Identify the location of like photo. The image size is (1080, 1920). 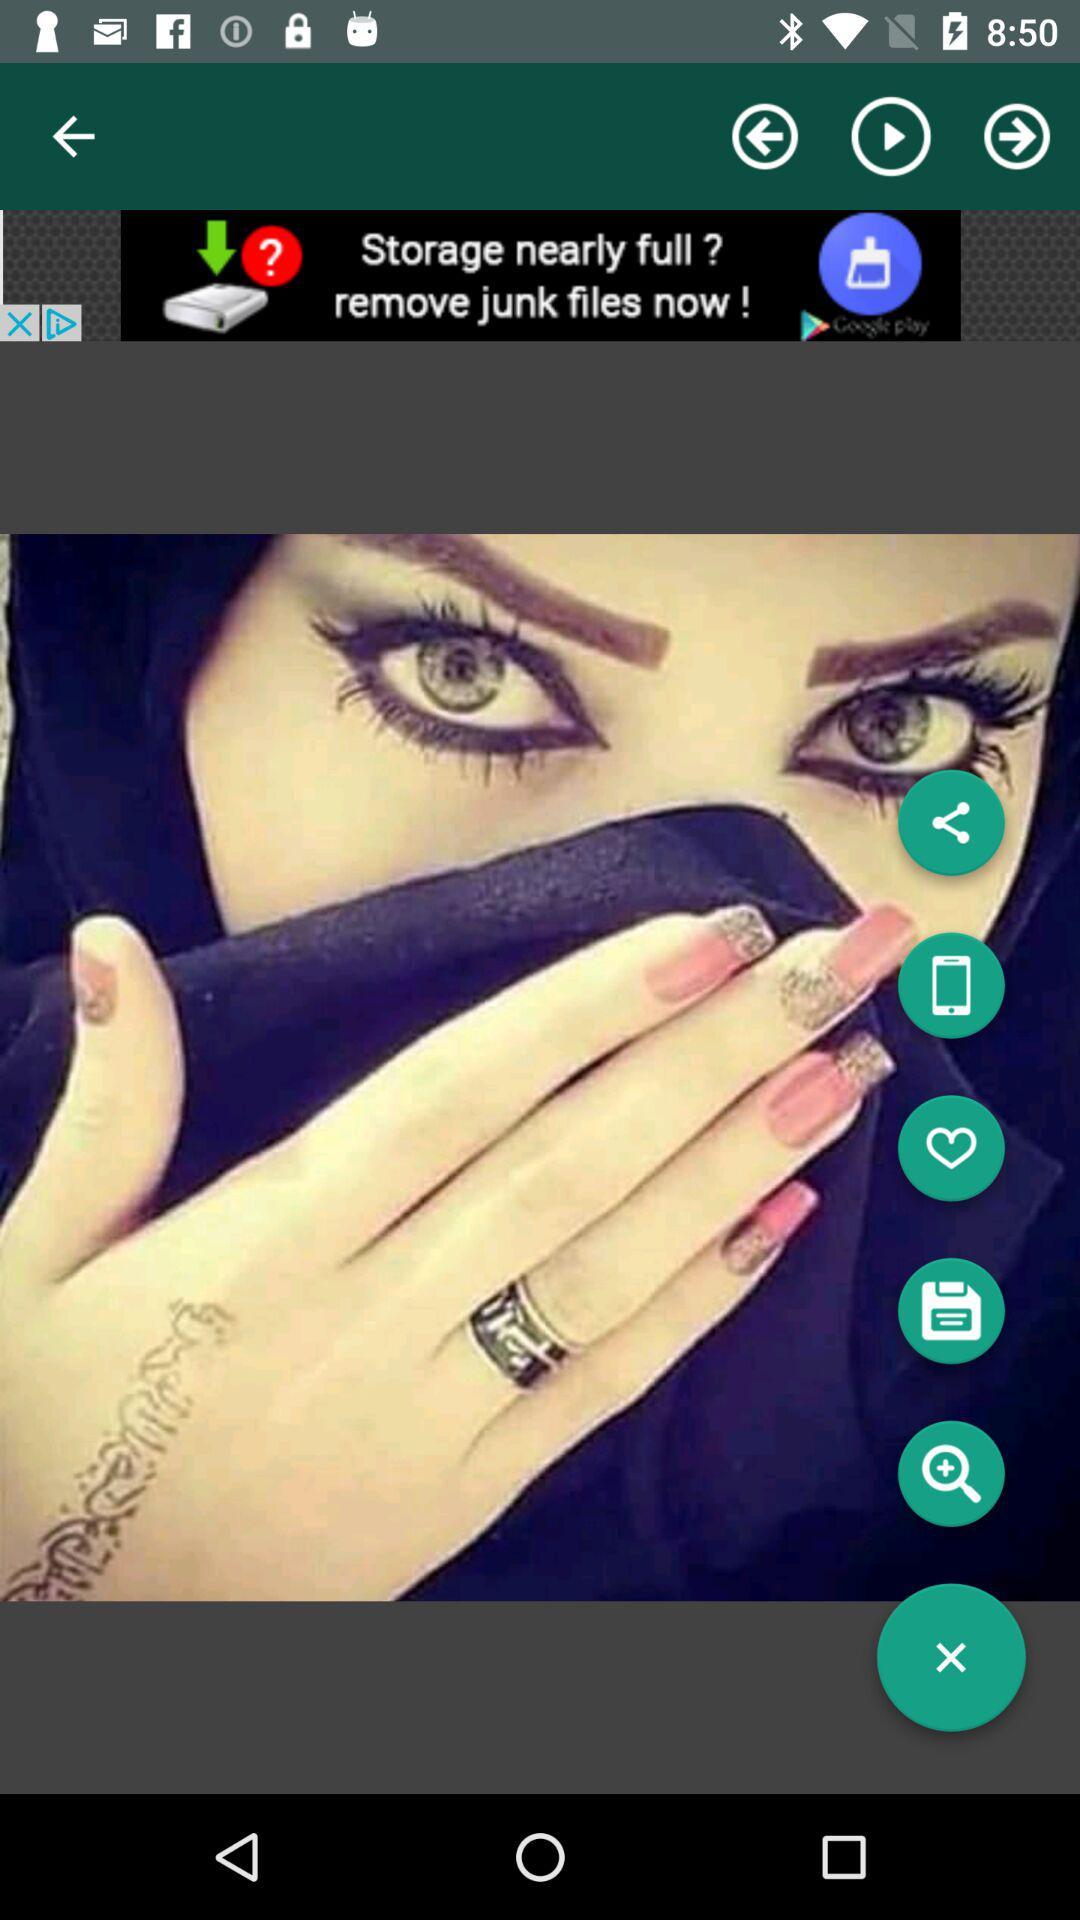
(950, 1156).